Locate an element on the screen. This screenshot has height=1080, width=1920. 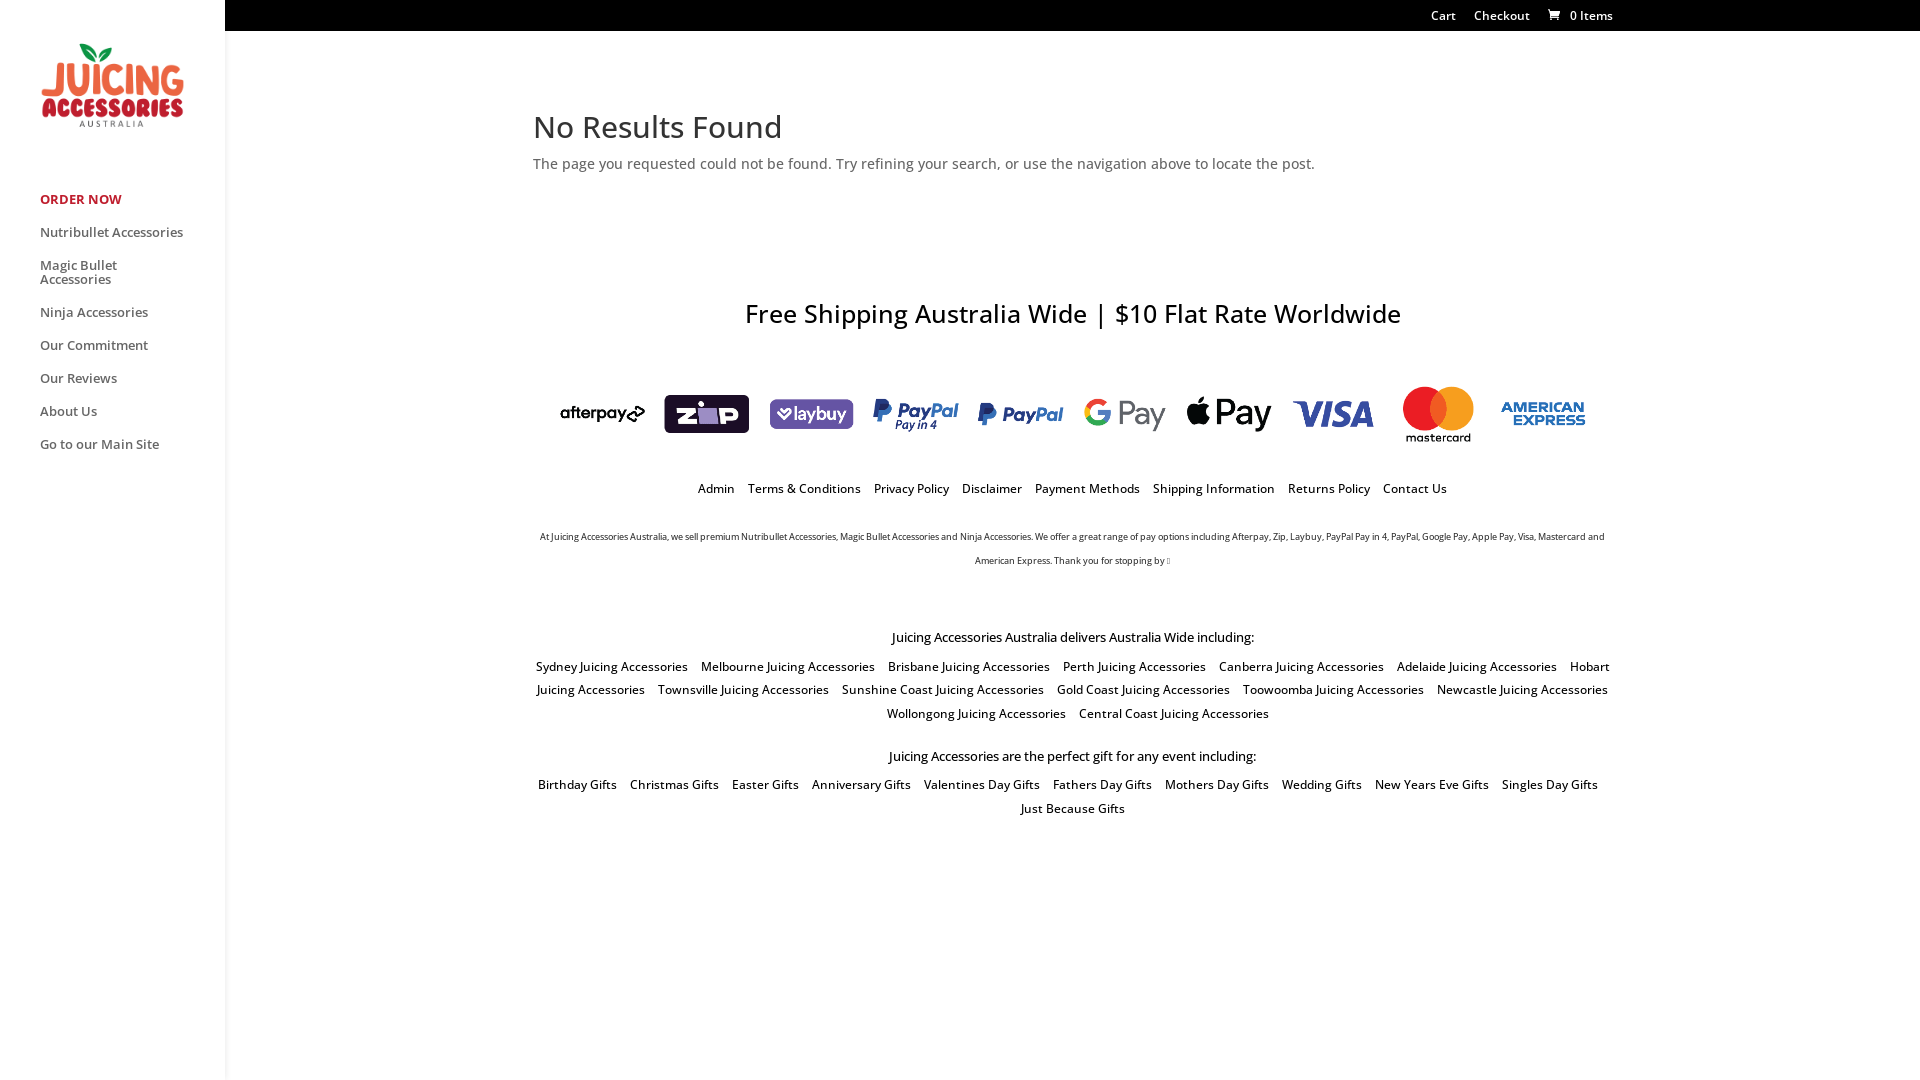
'0 Items' is located at coordinates (1577, 15).